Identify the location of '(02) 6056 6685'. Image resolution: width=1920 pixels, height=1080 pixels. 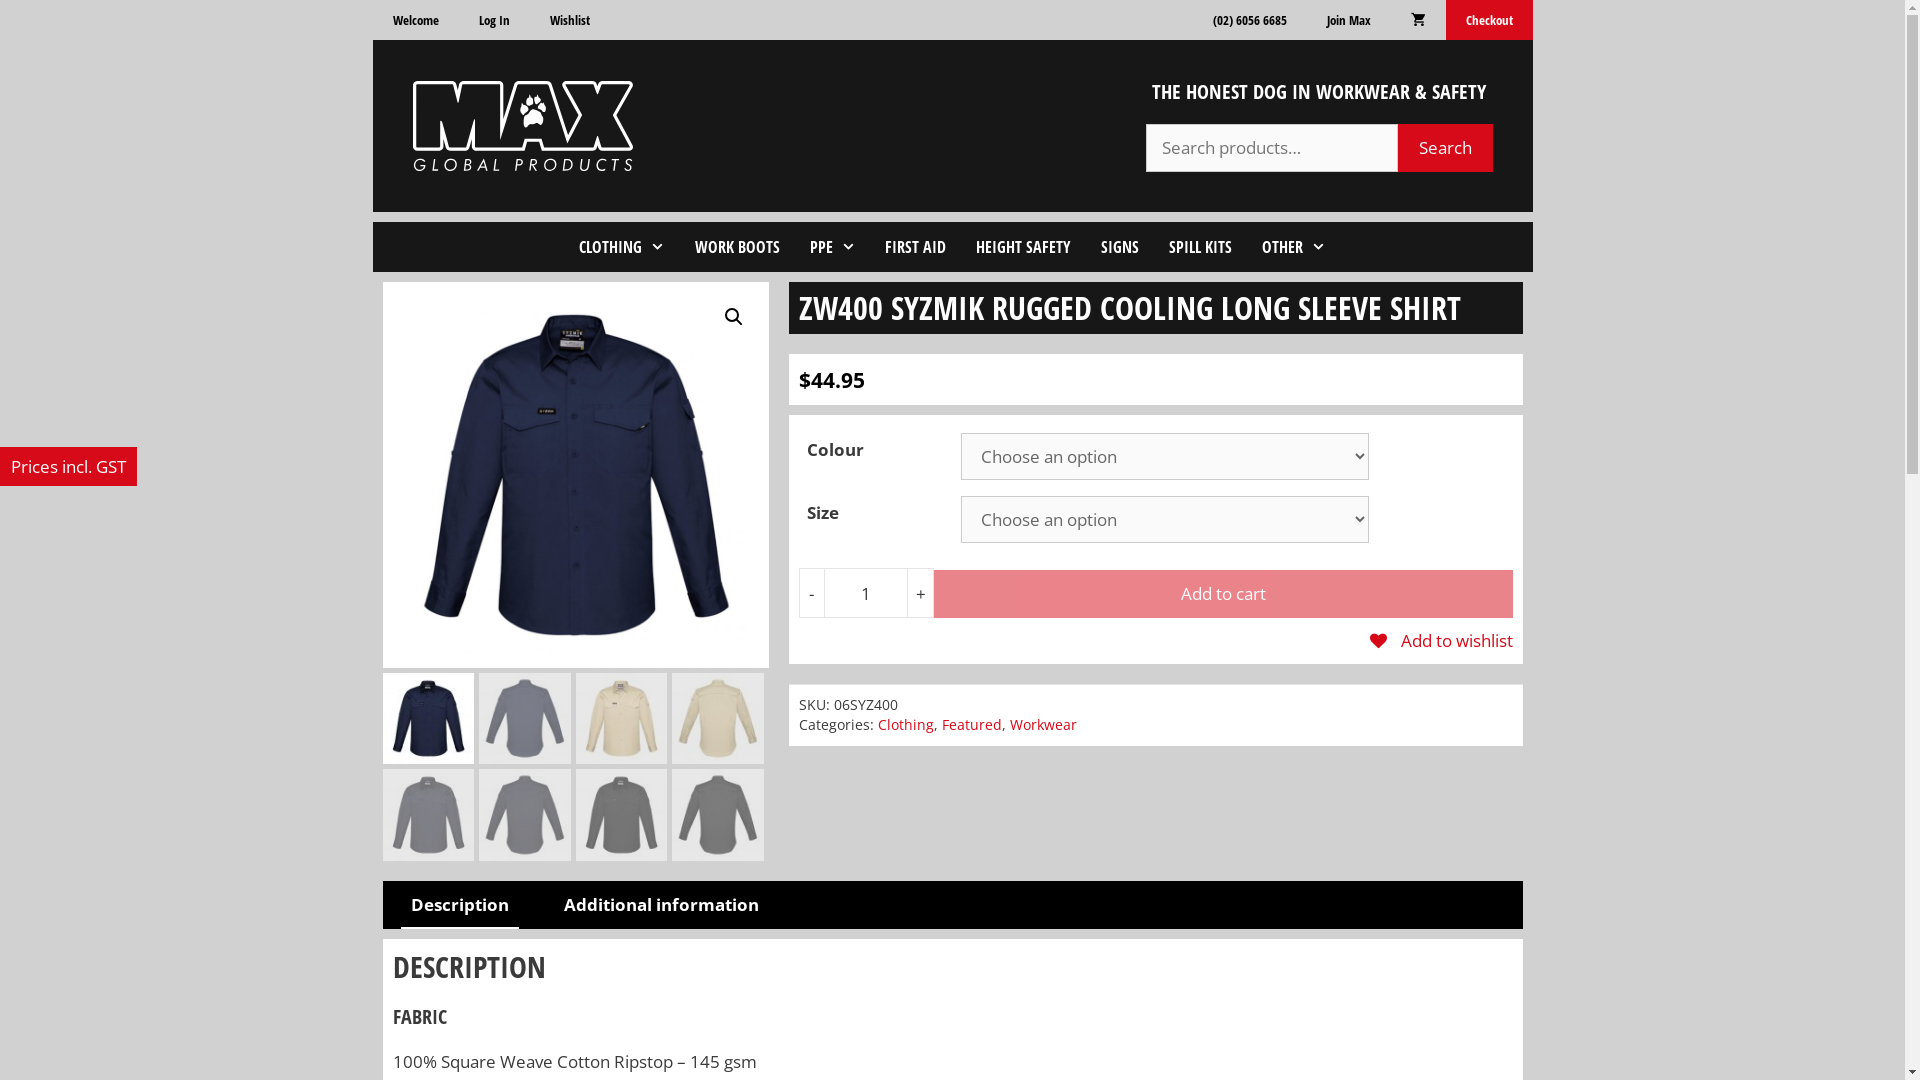
(1247, 19).